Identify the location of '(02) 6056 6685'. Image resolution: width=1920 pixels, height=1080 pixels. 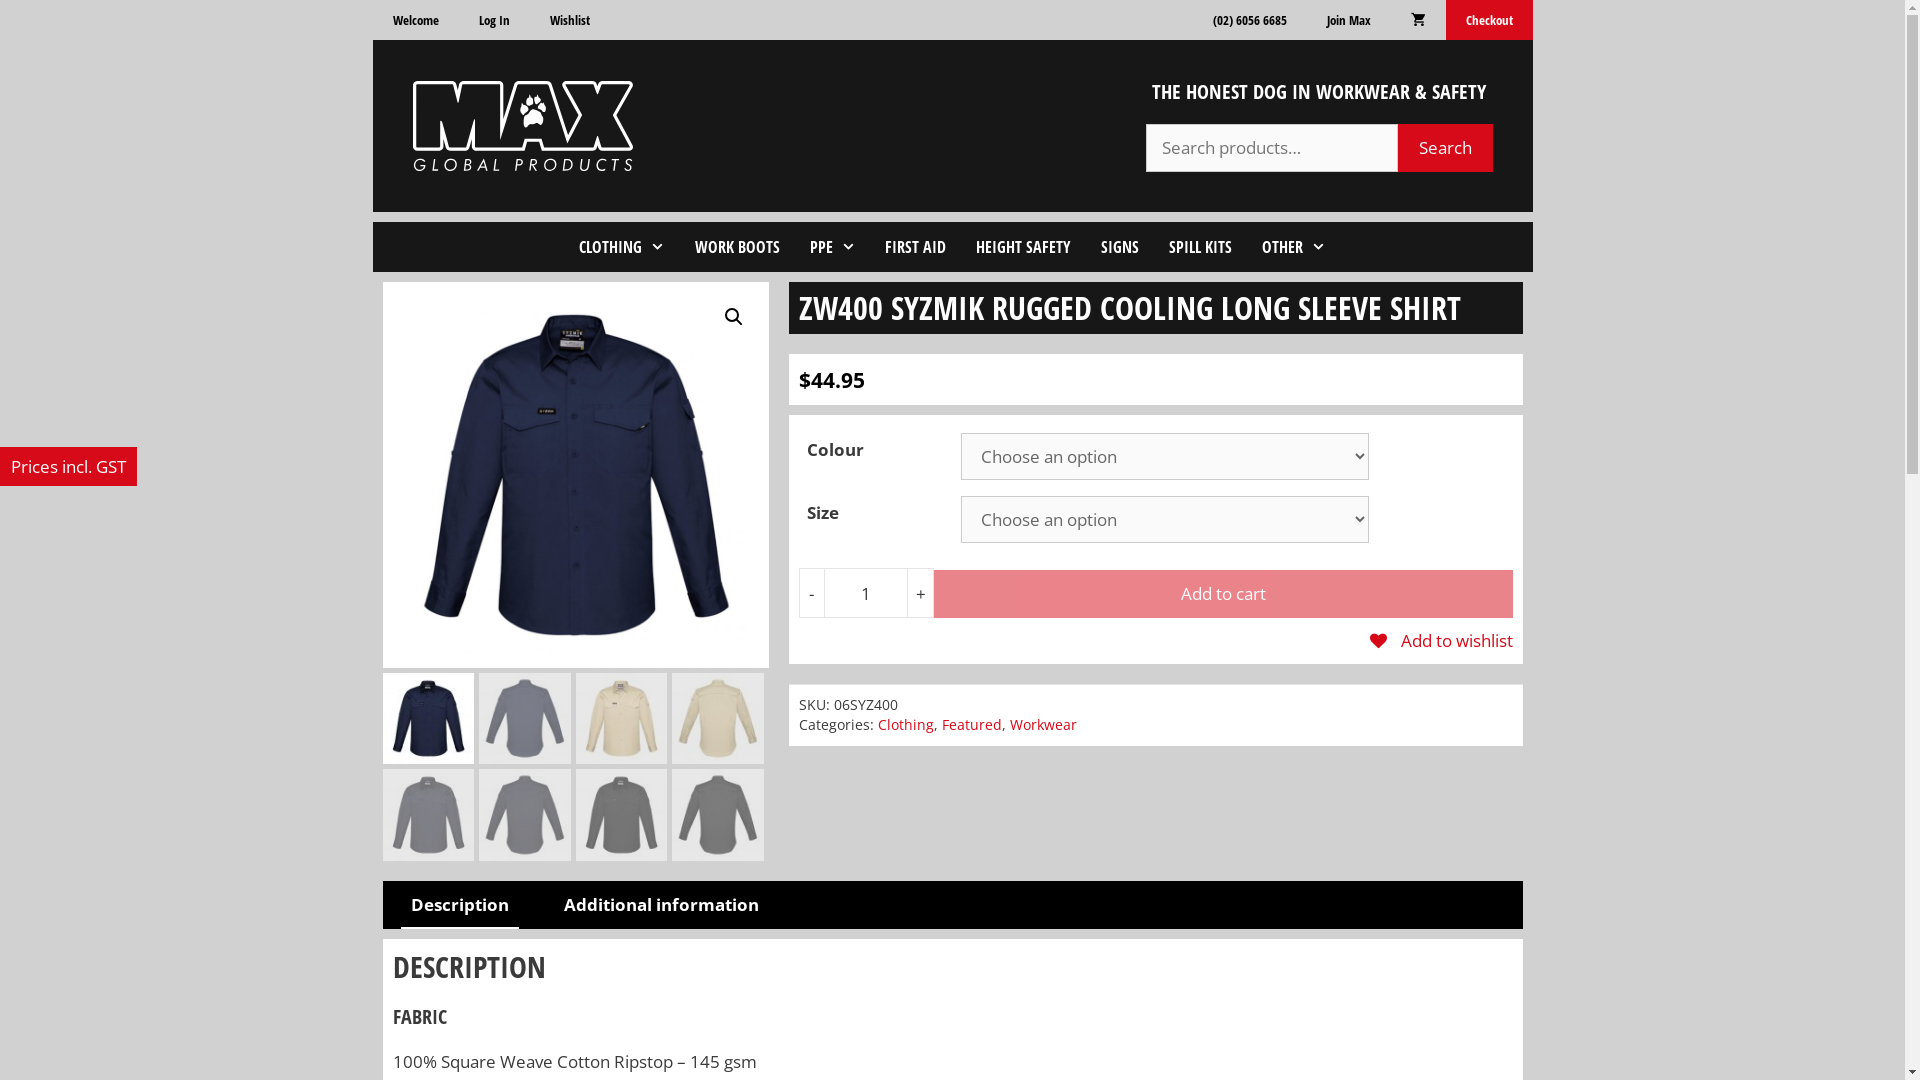
(1247, 19).